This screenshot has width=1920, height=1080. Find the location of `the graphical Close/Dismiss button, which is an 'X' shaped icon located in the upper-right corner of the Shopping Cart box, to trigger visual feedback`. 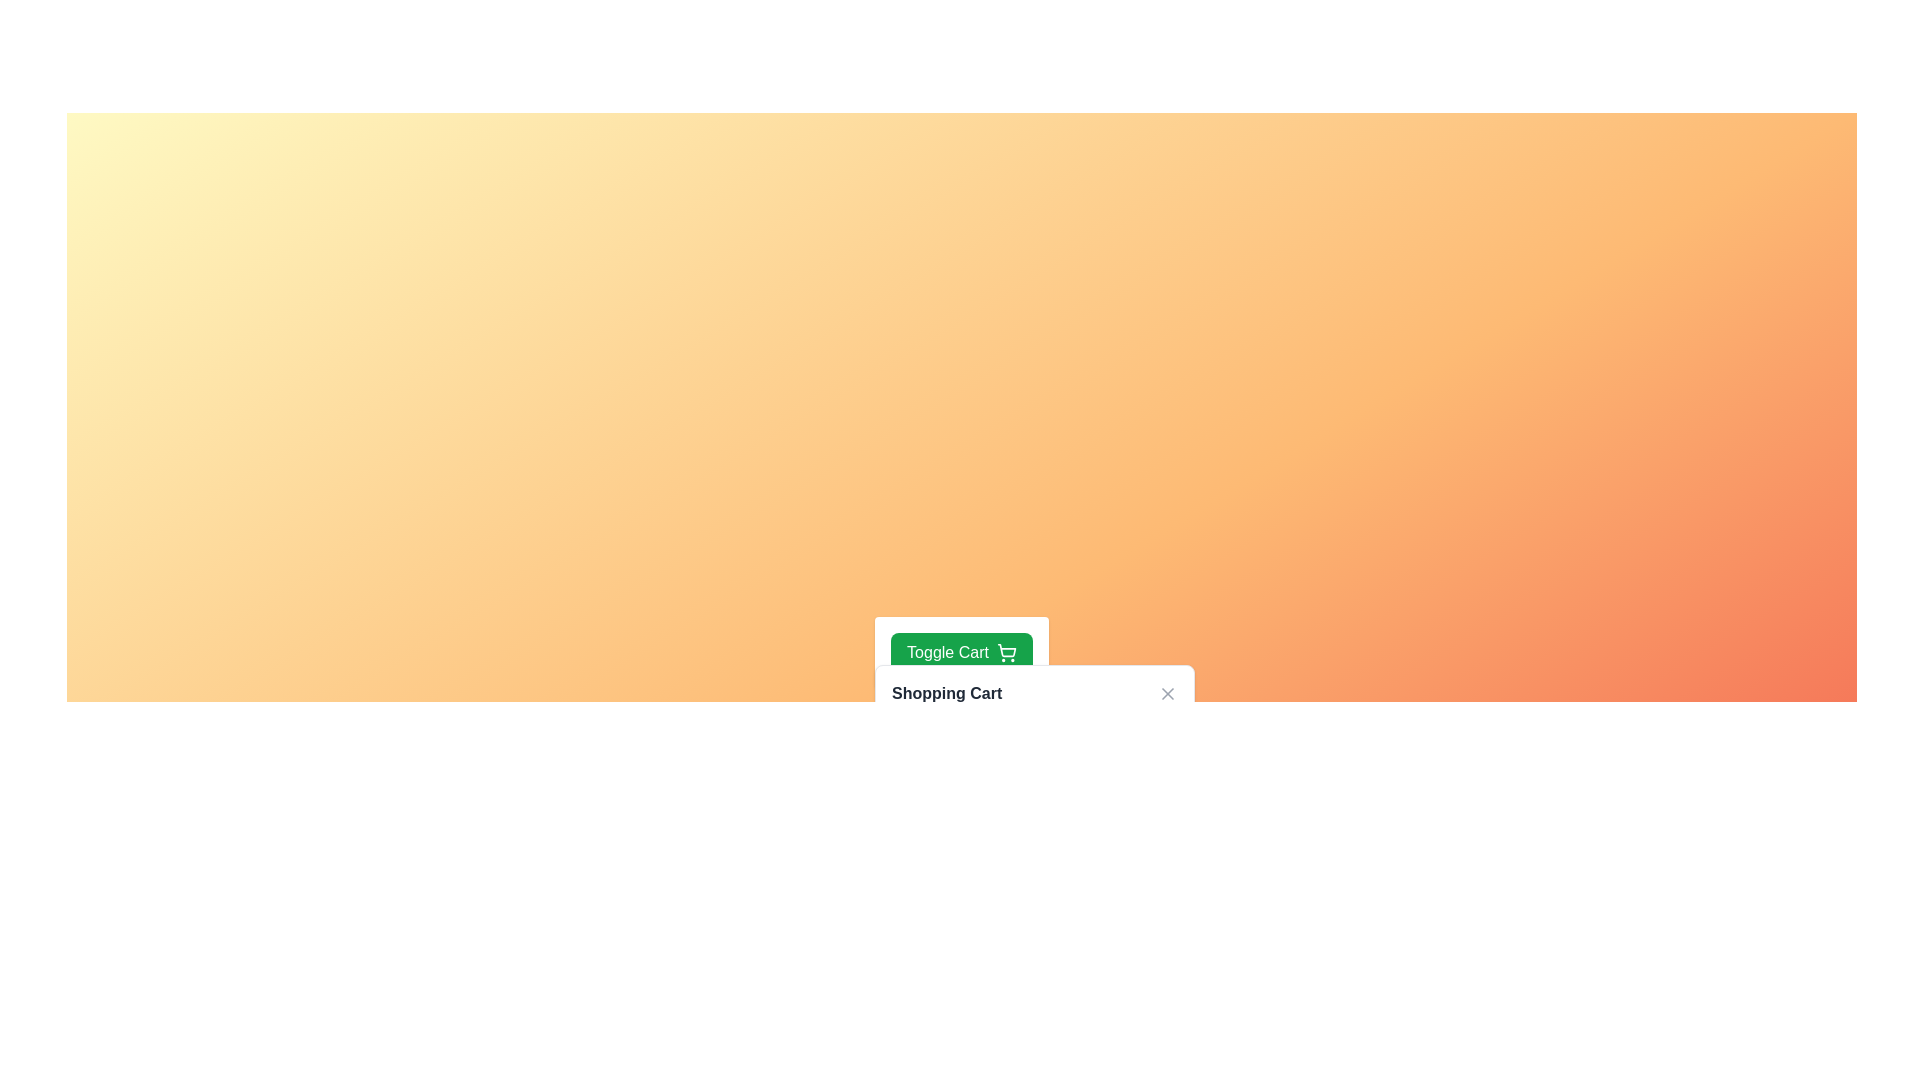

the graphical Close/Dismiss button, which is an 'X' shaped icon located in the upper-right corner of the Shopping Cart box, to trigger visual feedback is located at coordinates (1168, 693).